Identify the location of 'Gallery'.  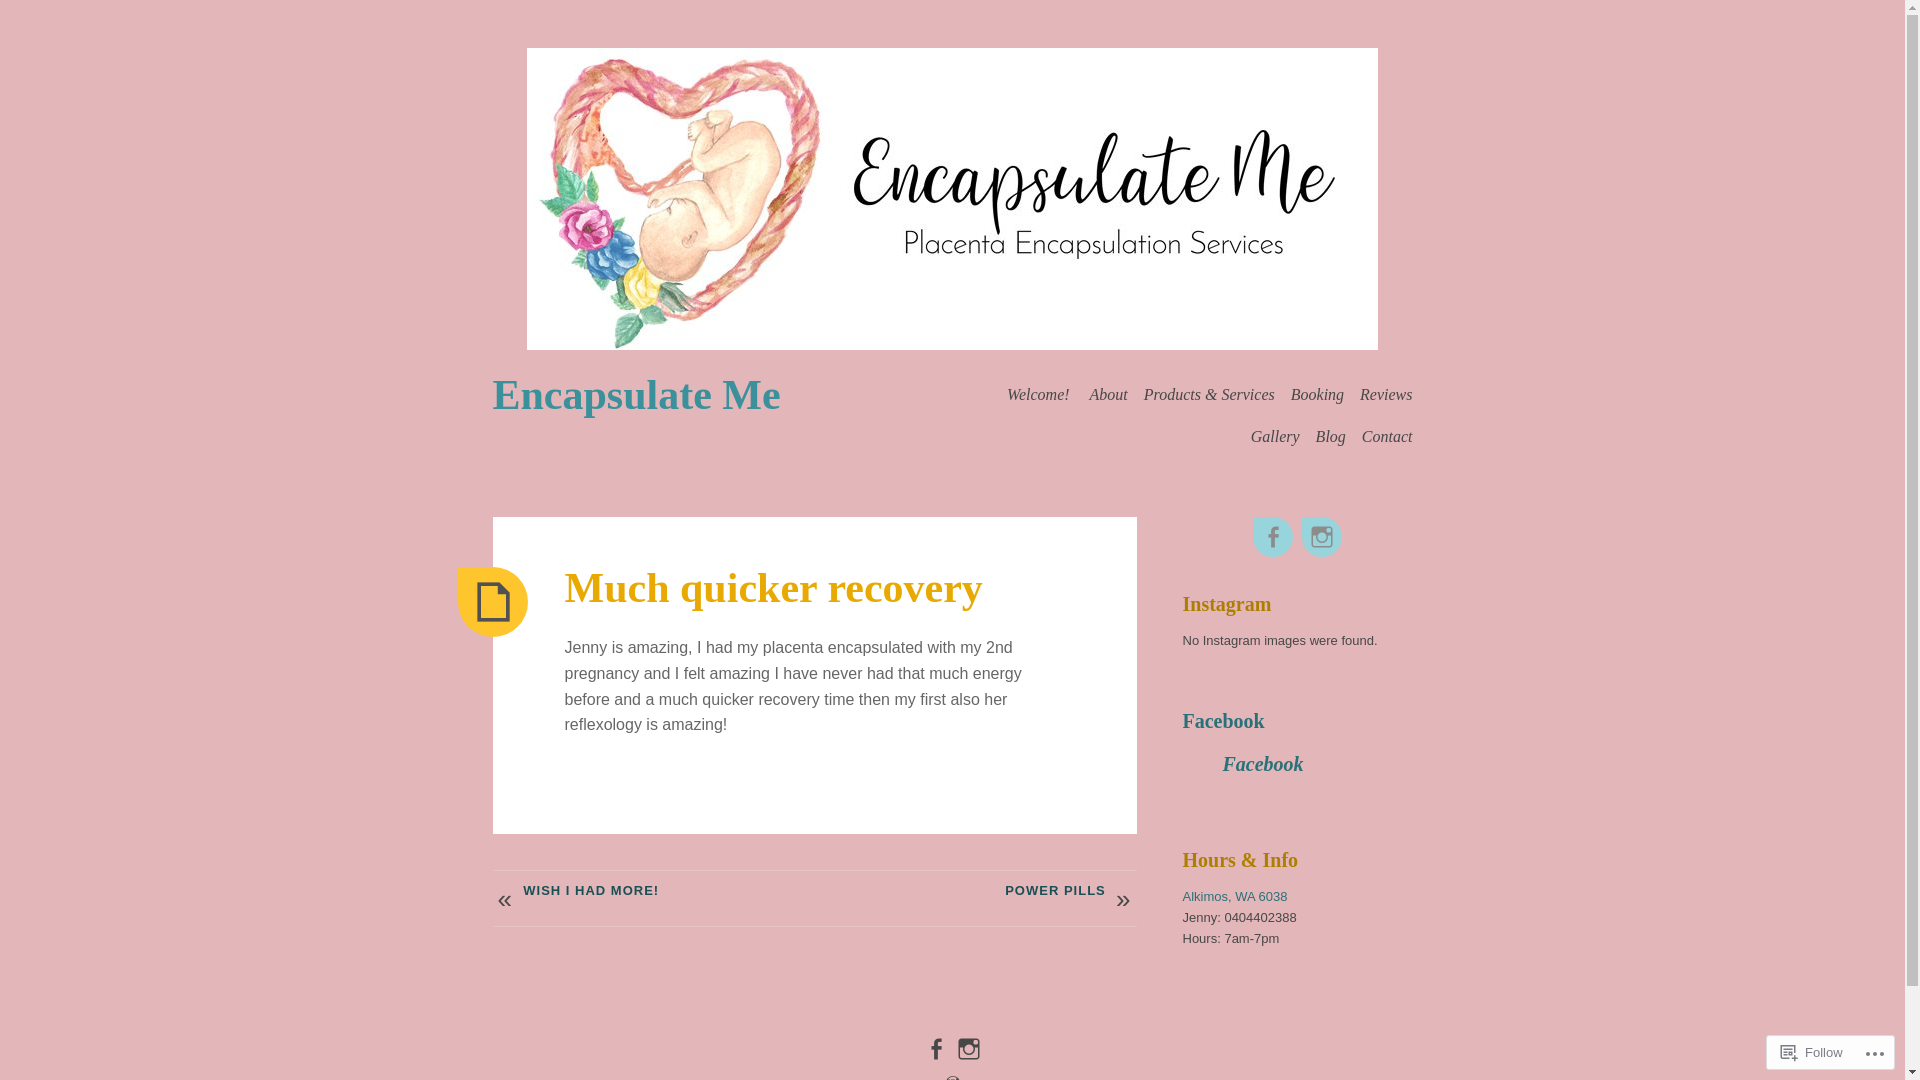
(1250, 435).